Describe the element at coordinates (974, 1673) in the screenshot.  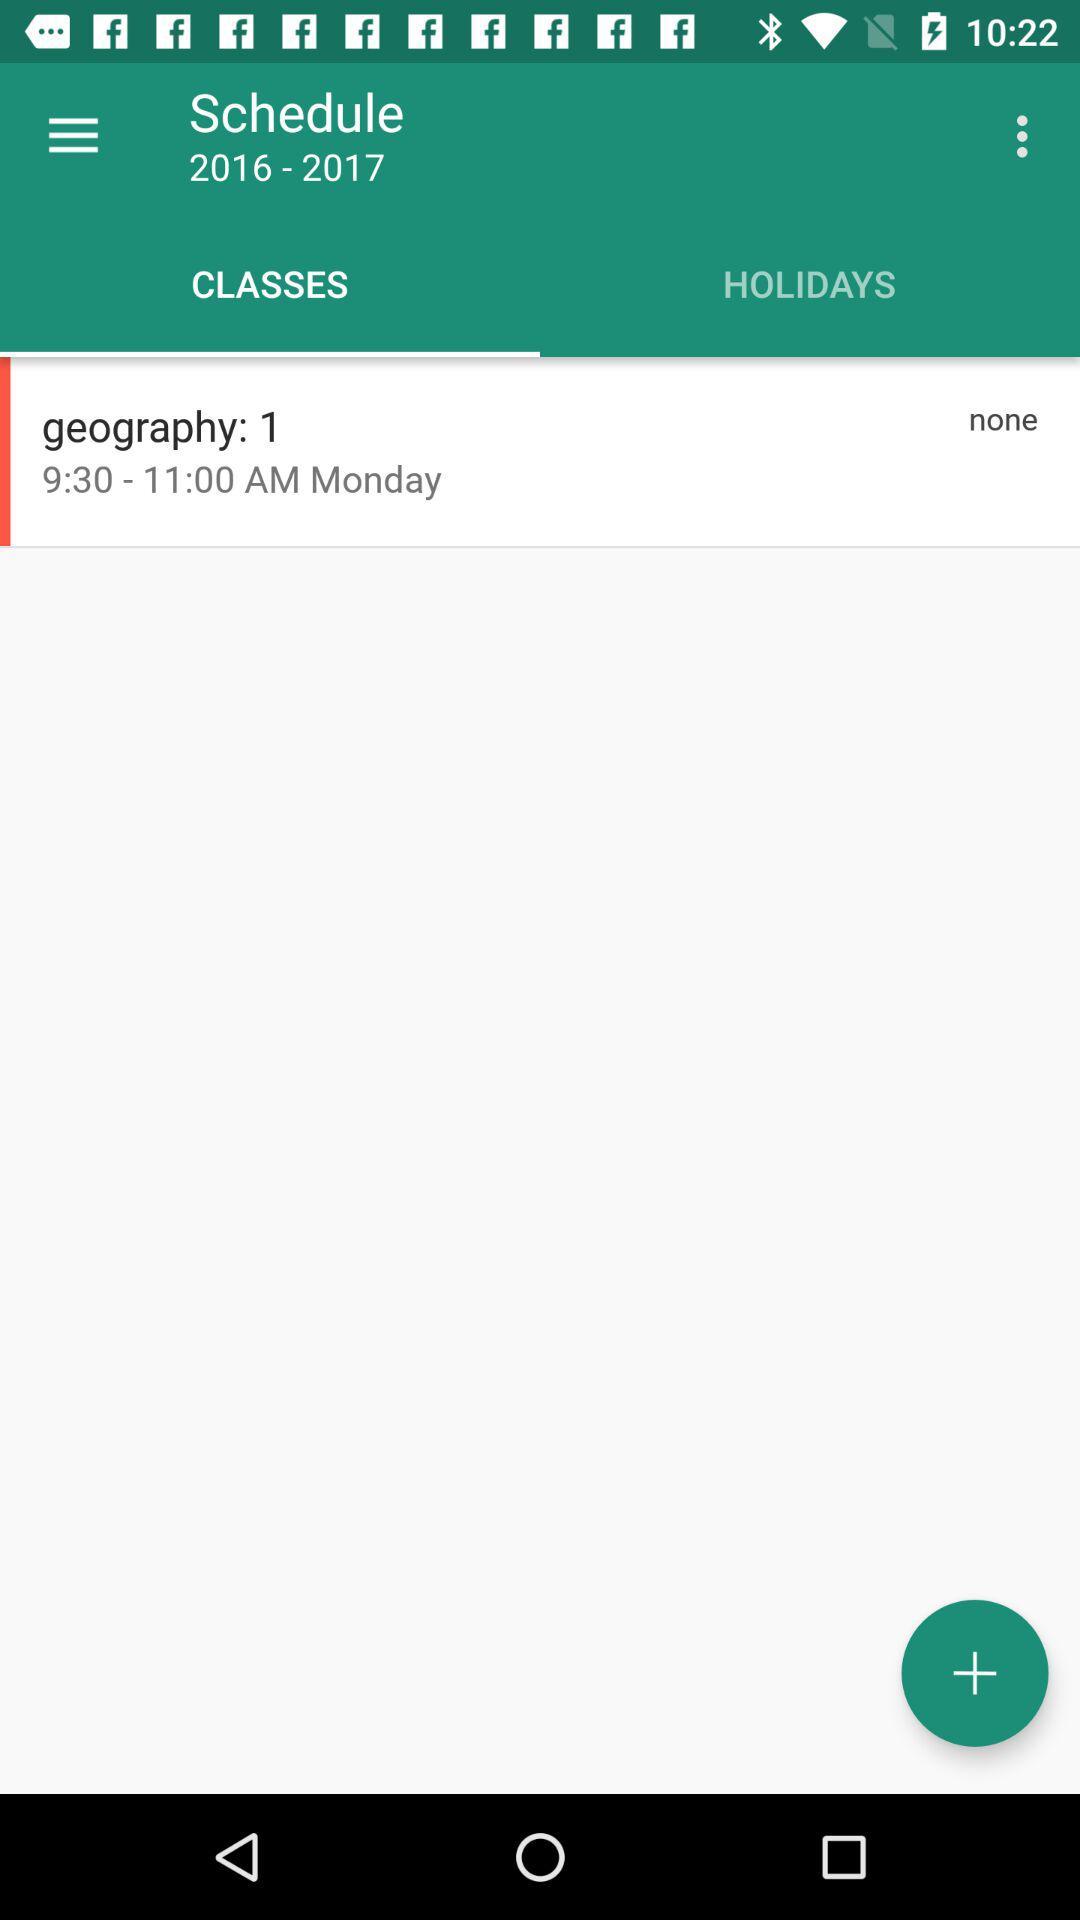
I see `event option` at that location.